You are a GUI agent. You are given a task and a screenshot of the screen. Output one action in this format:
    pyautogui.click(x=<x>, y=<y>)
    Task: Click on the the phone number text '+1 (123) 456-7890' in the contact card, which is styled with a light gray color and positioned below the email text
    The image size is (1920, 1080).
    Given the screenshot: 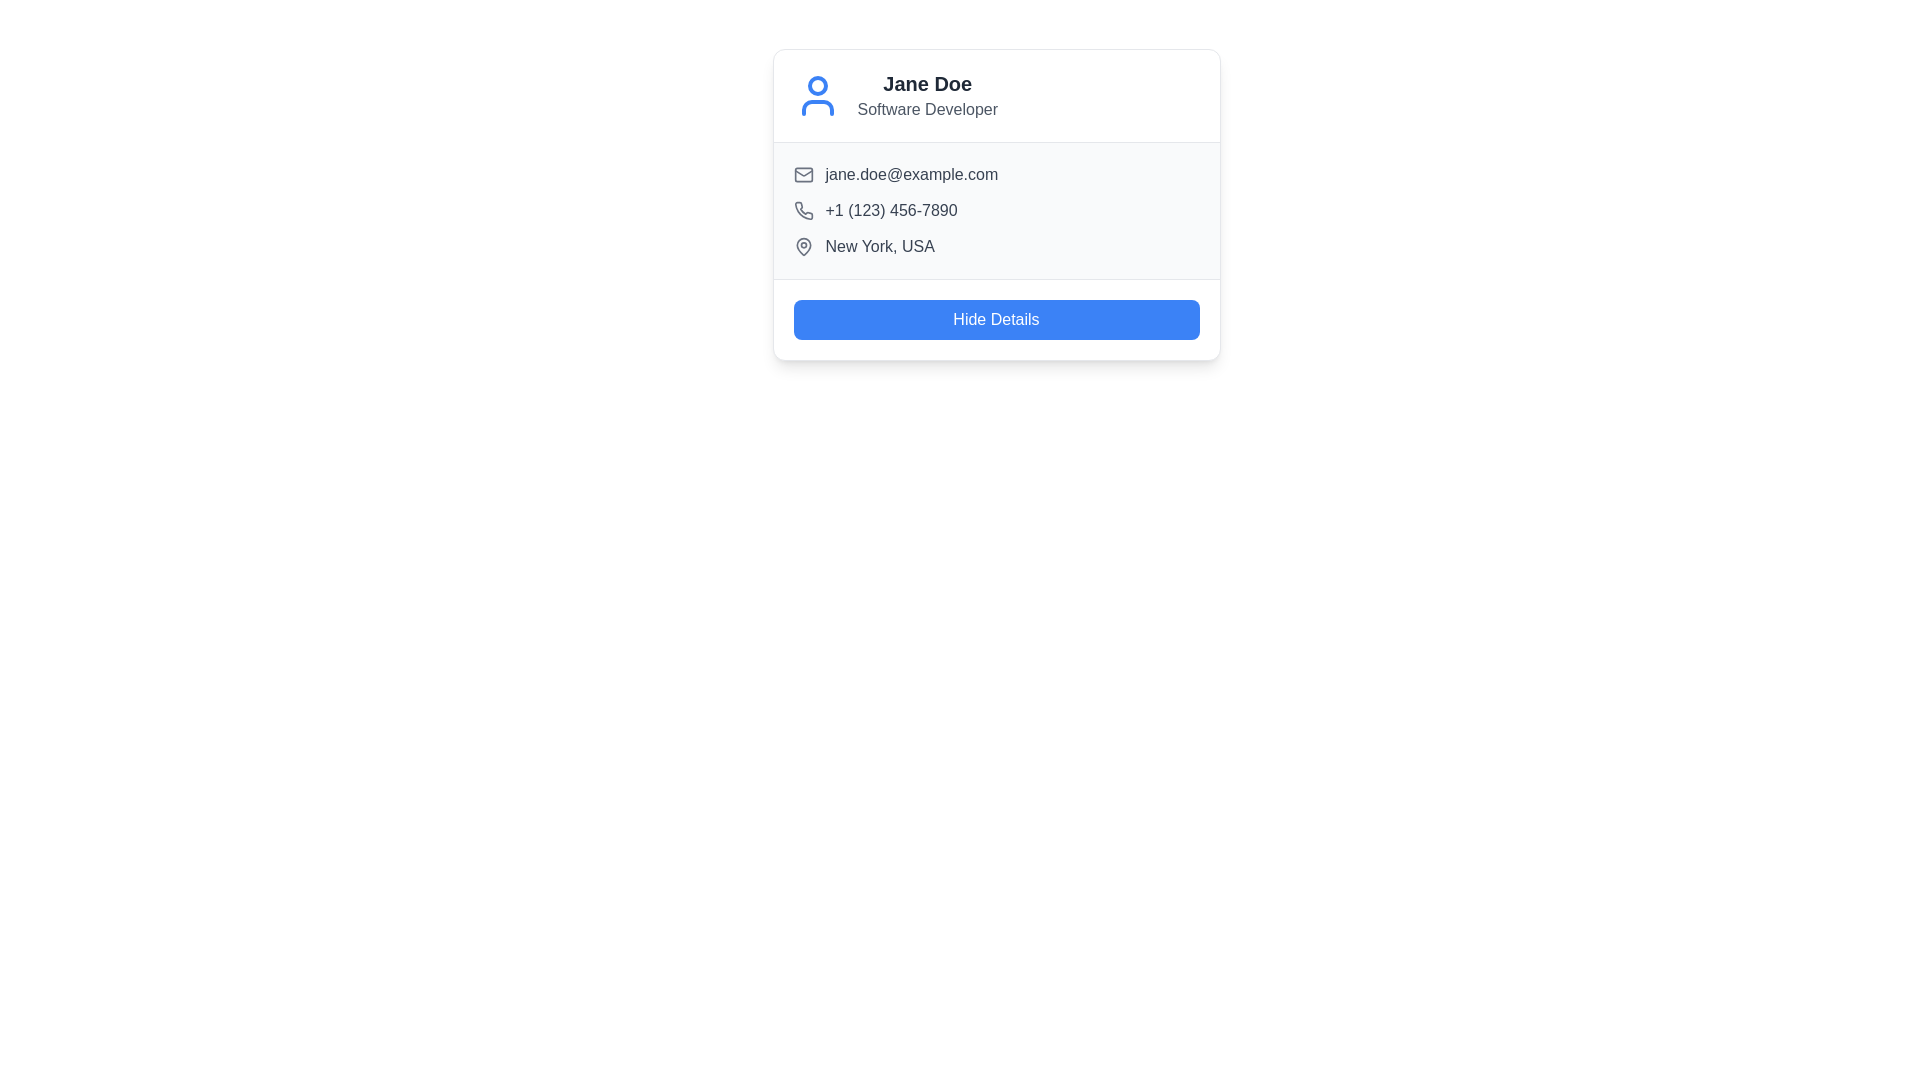 What is the action you would take?
    pyautogui.click(x=890, y=211)
    